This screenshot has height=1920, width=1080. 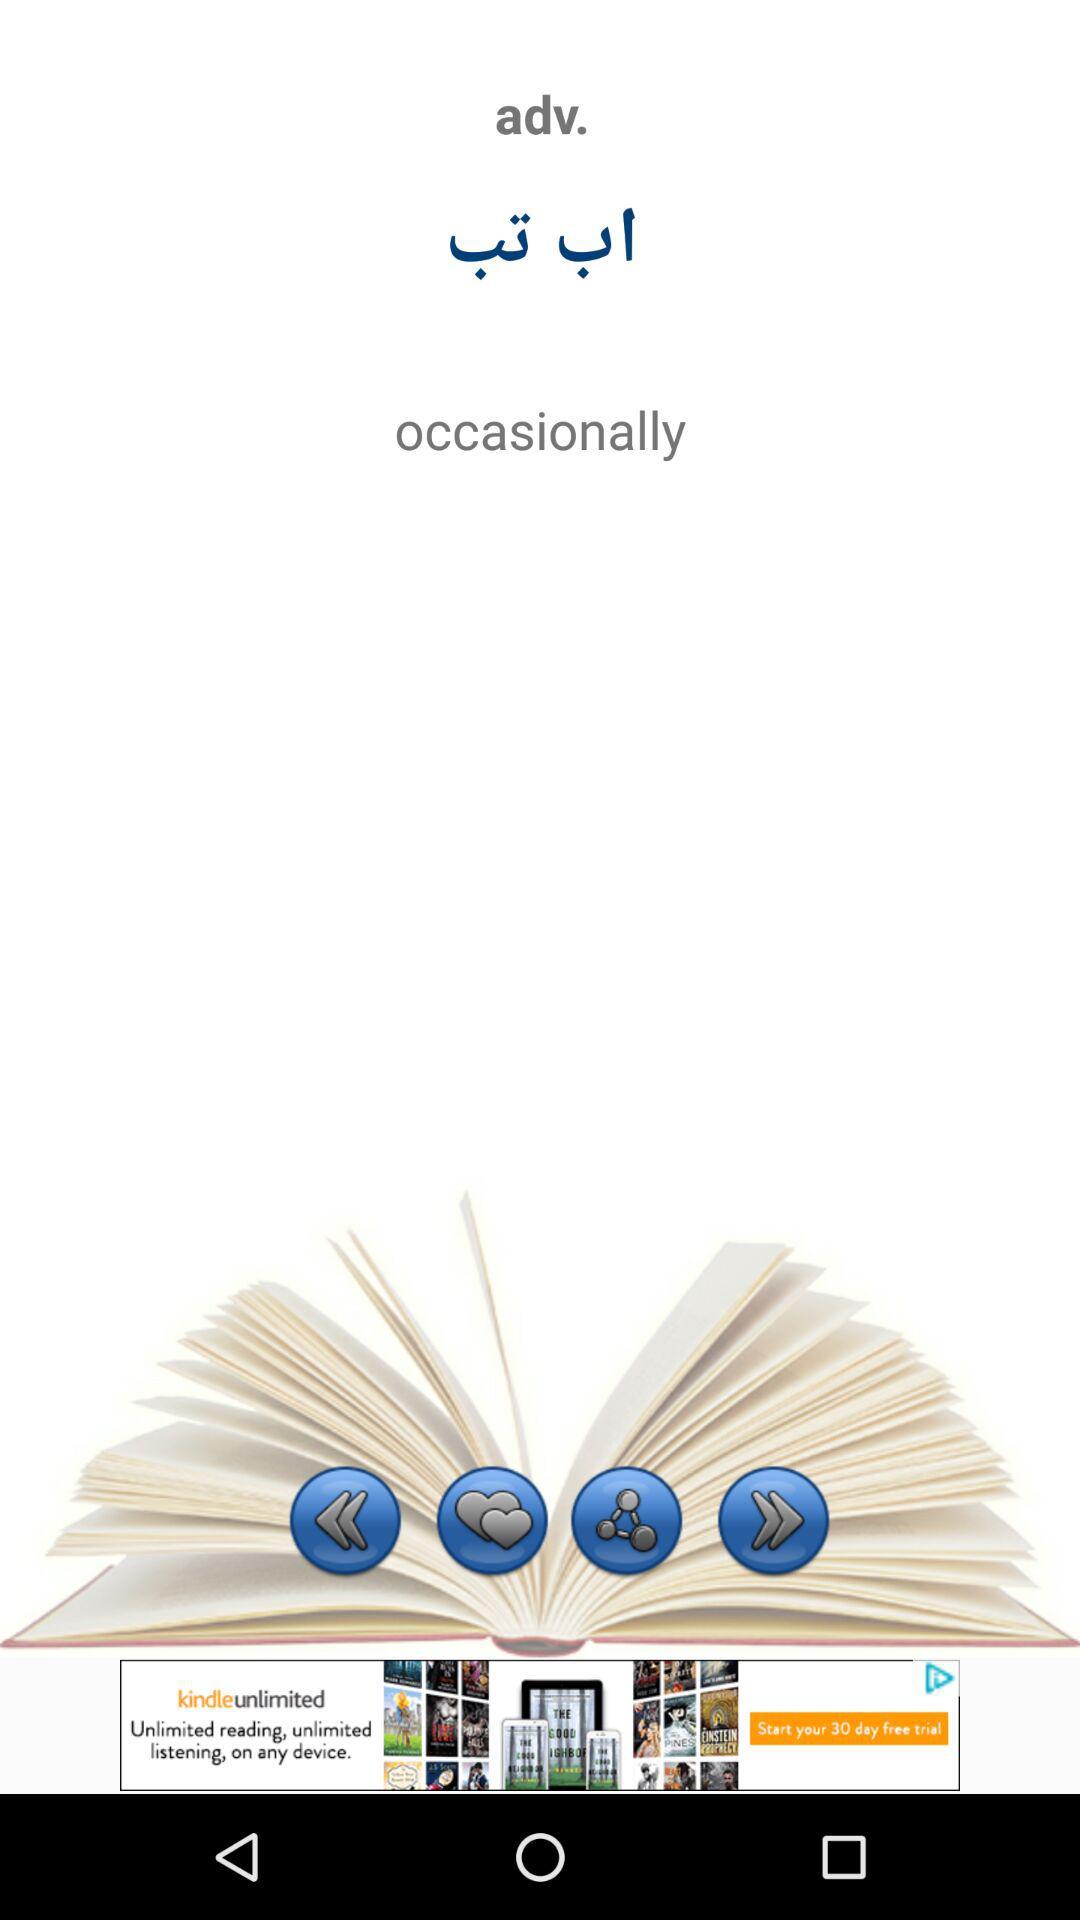 What do you see at coordinates (344, 1522) in the screenshot?
I see `clica na setinha da esquerda` at bounding box center [344, 1522].